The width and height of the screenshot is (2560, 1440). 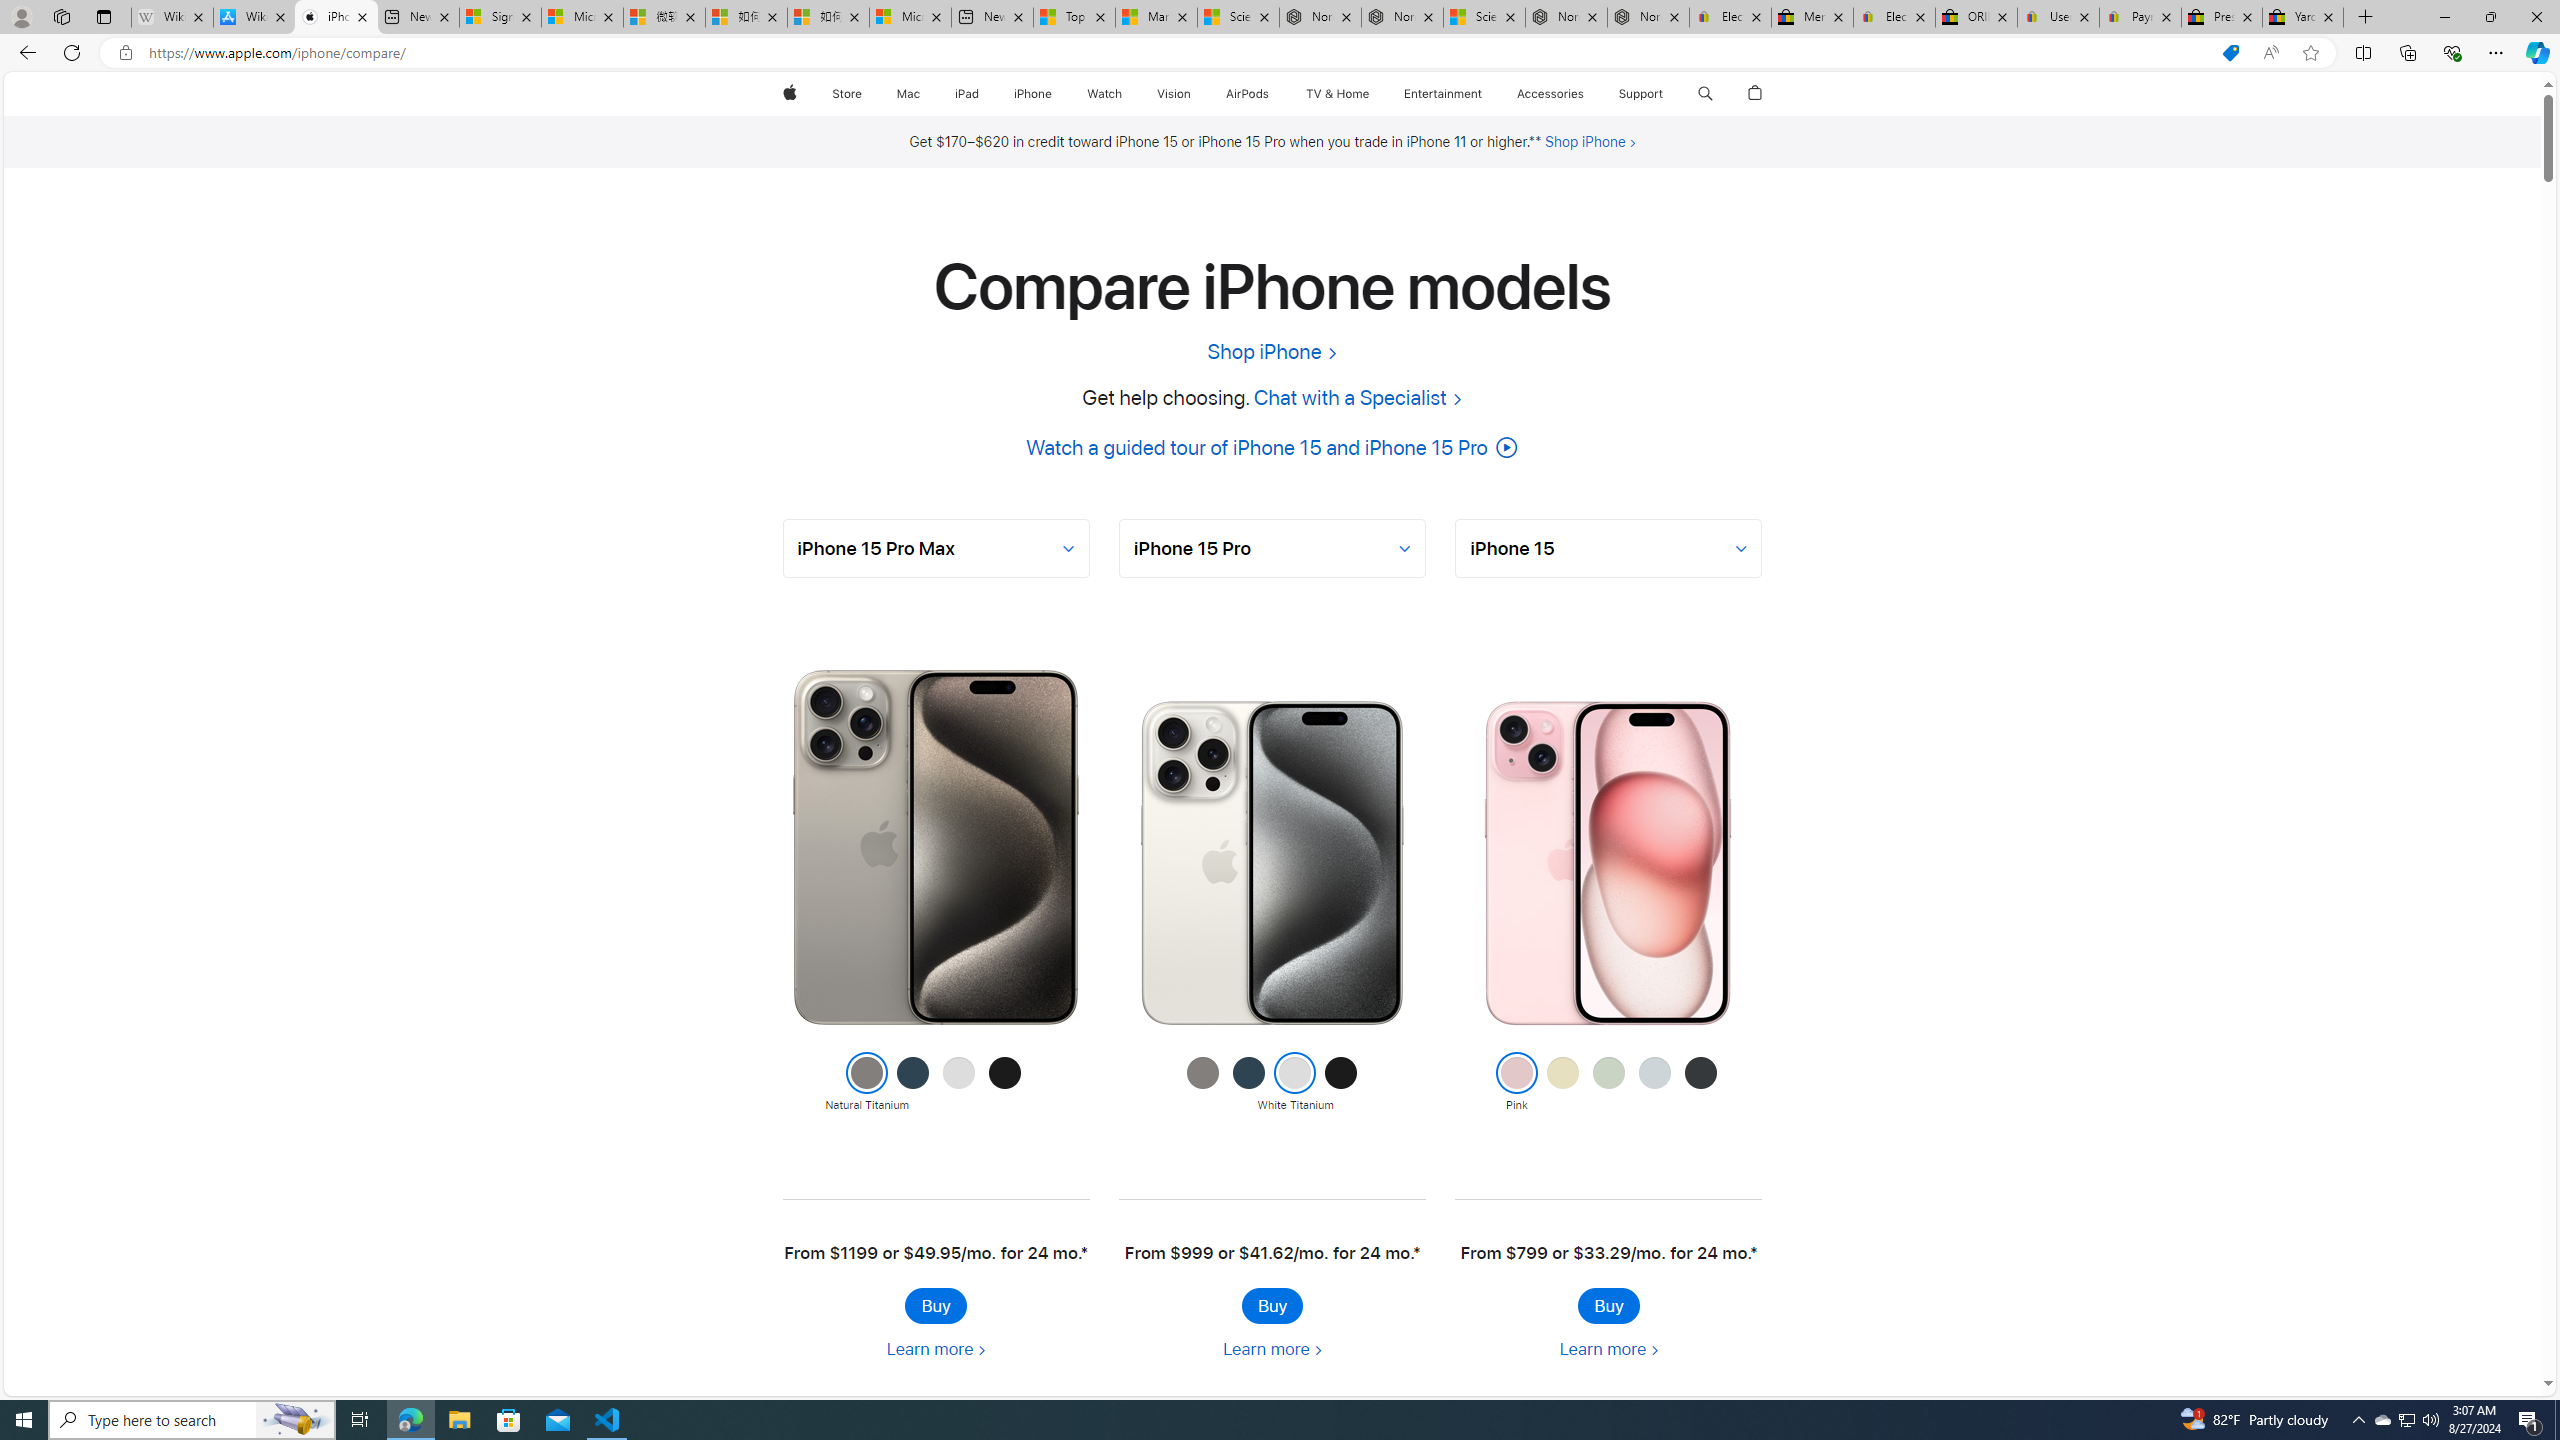 What do you see at coordinates (1174, 93) in the screenshot?
I see `'Vision'` at bounding box center [1174, 93].